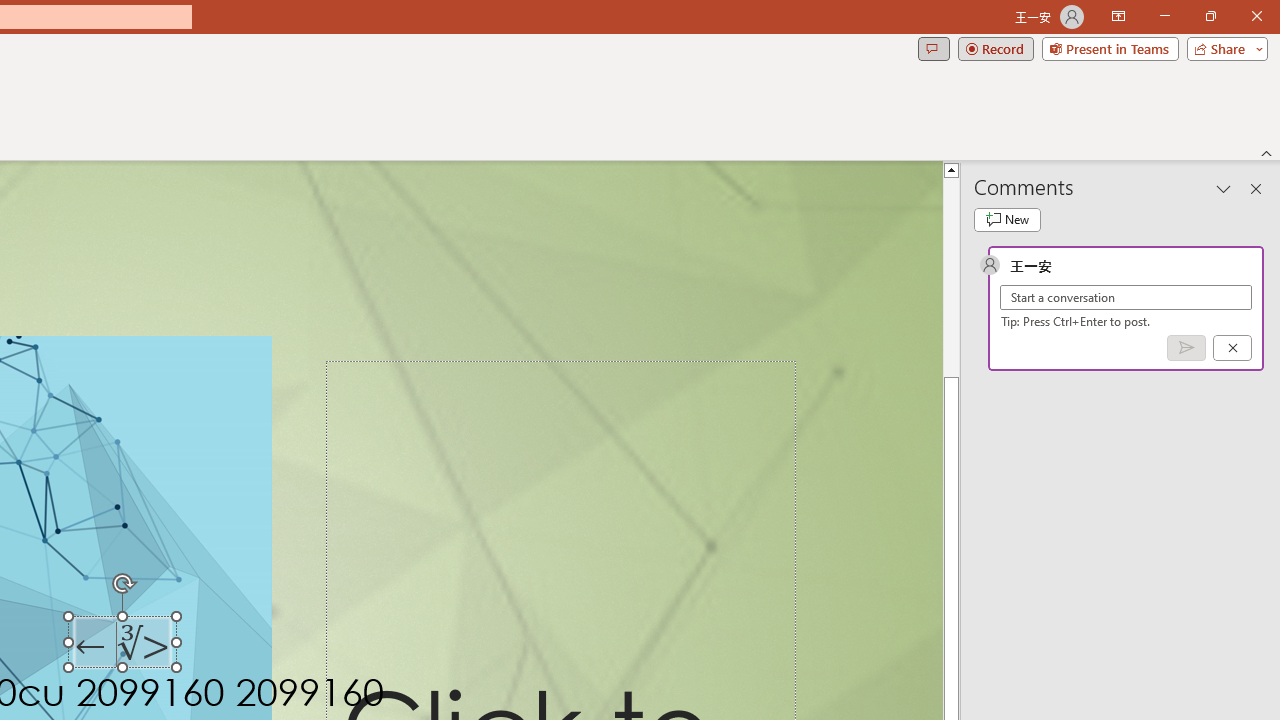  Describe the element at coordinates (1007, 219) in the screenshot. I see `'New comment'` at that location.